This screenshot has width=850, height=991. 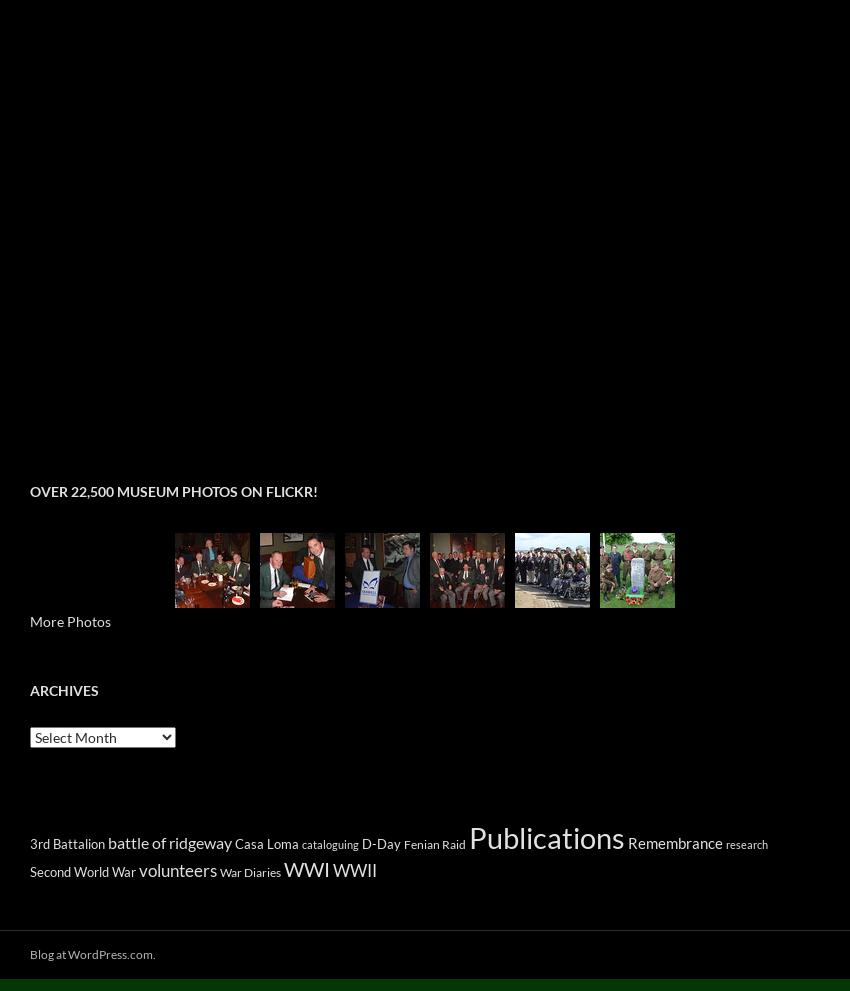 I want to click on 'Blog at WordPress.com.', so click(x=91, y=954).